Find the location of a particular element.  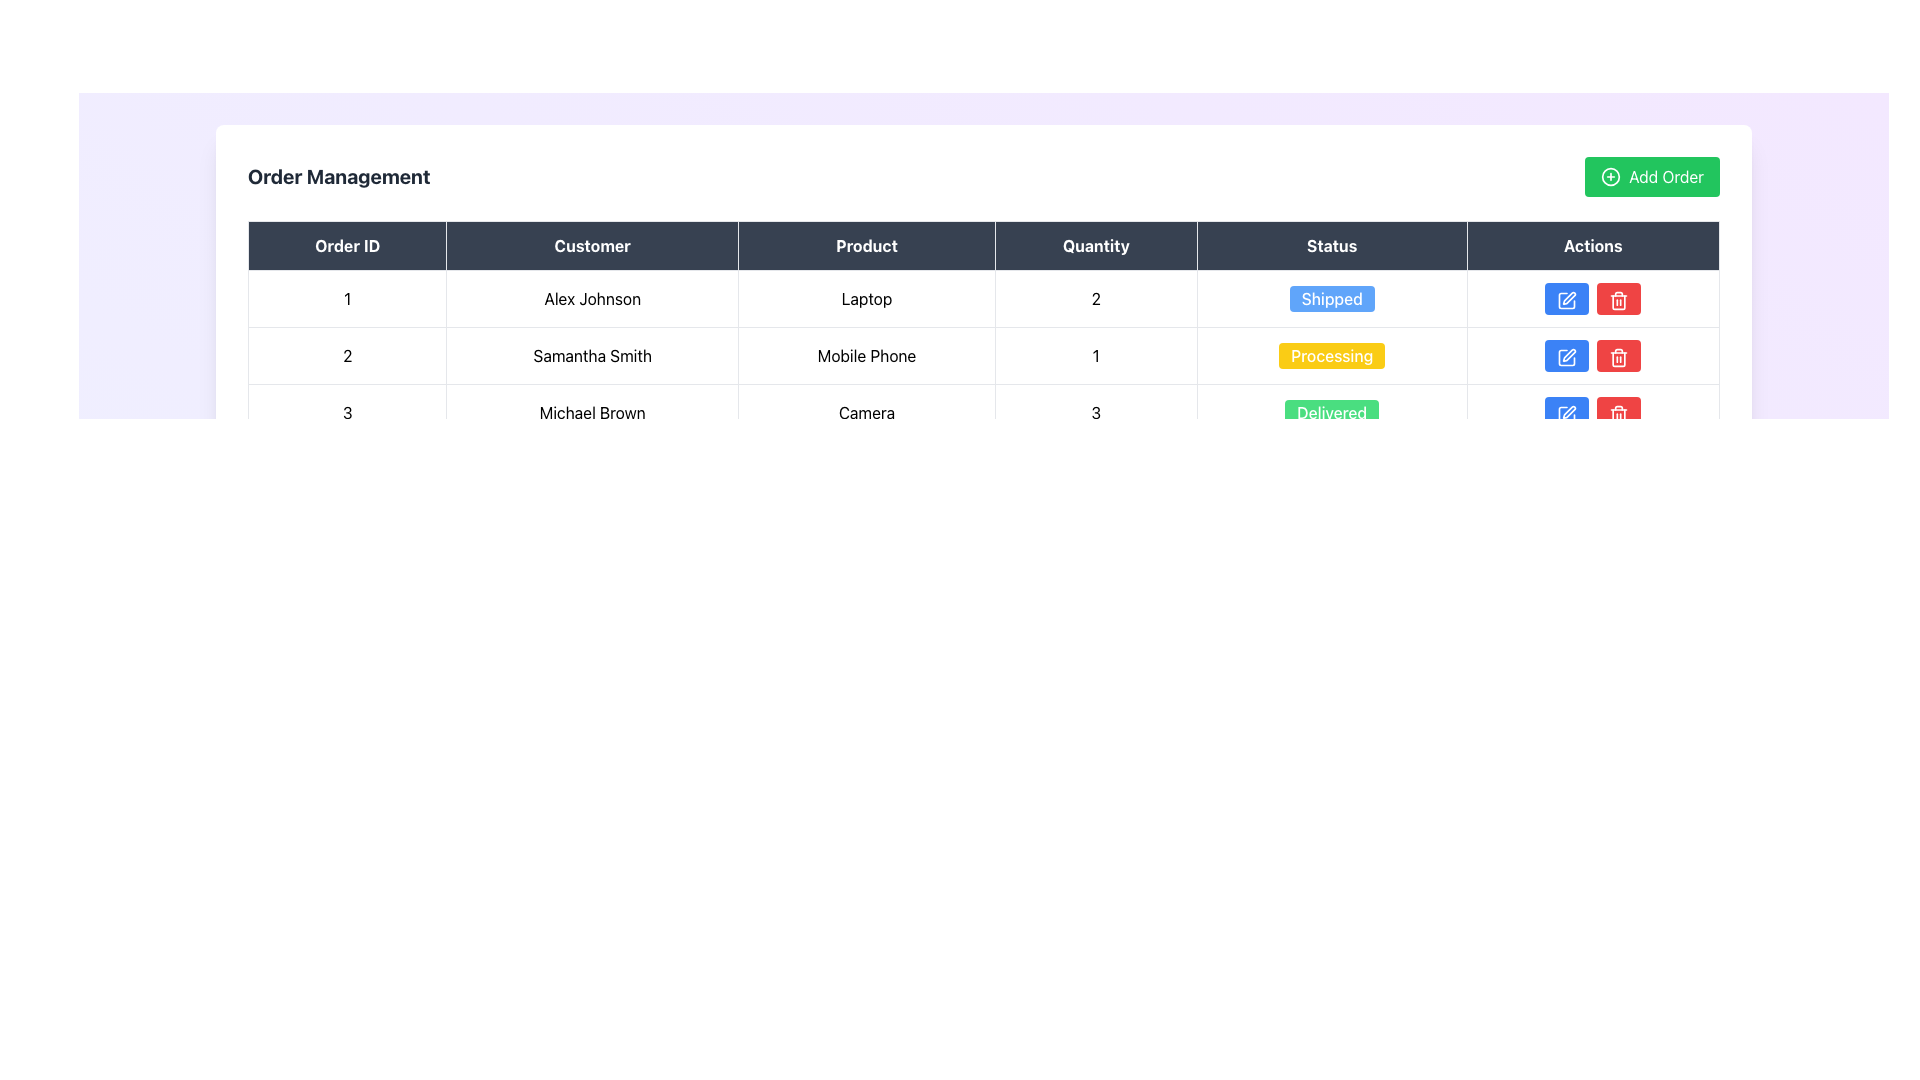

the edit icon button located in the second row of the 'Actions' column is located at coordinates (1566, 356).